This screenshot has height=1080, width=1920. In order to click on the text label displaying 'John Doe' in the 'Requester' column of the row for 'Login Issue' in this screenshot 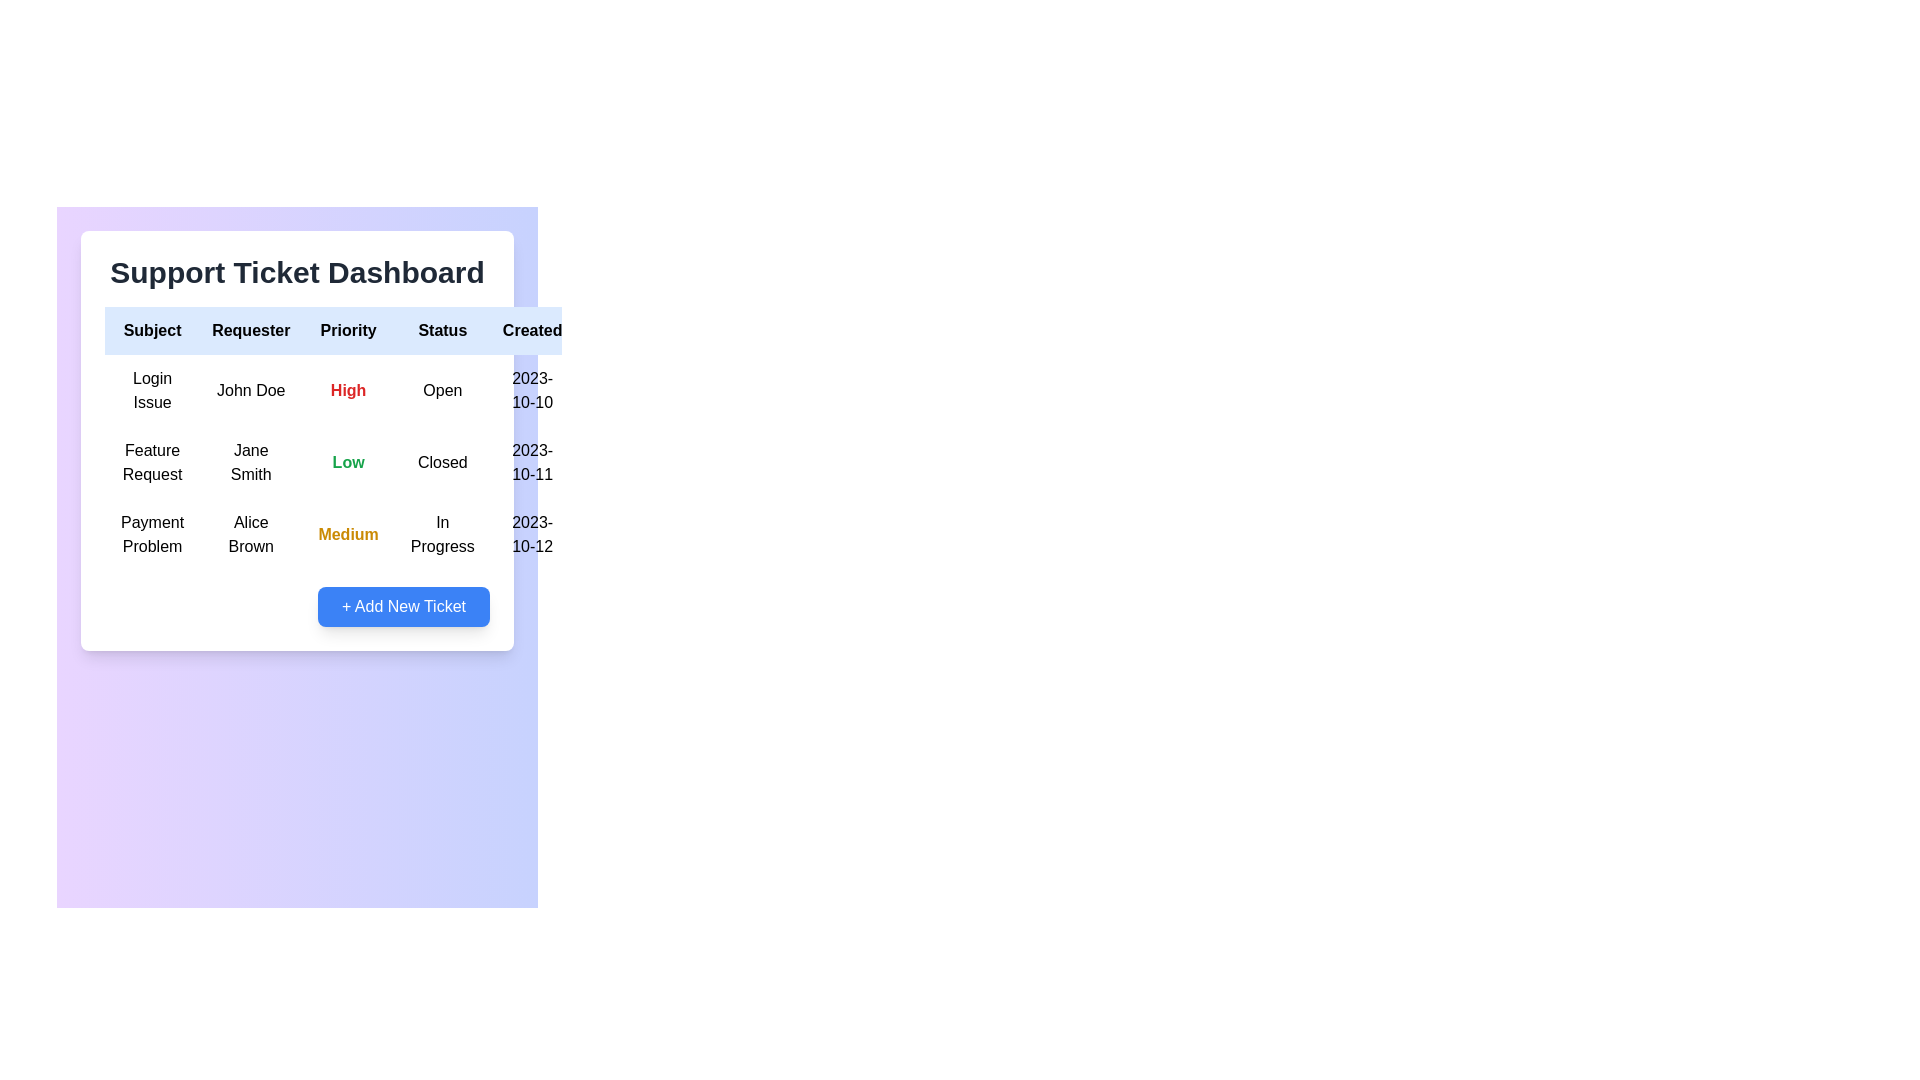, I will do `click(250, 390)`.